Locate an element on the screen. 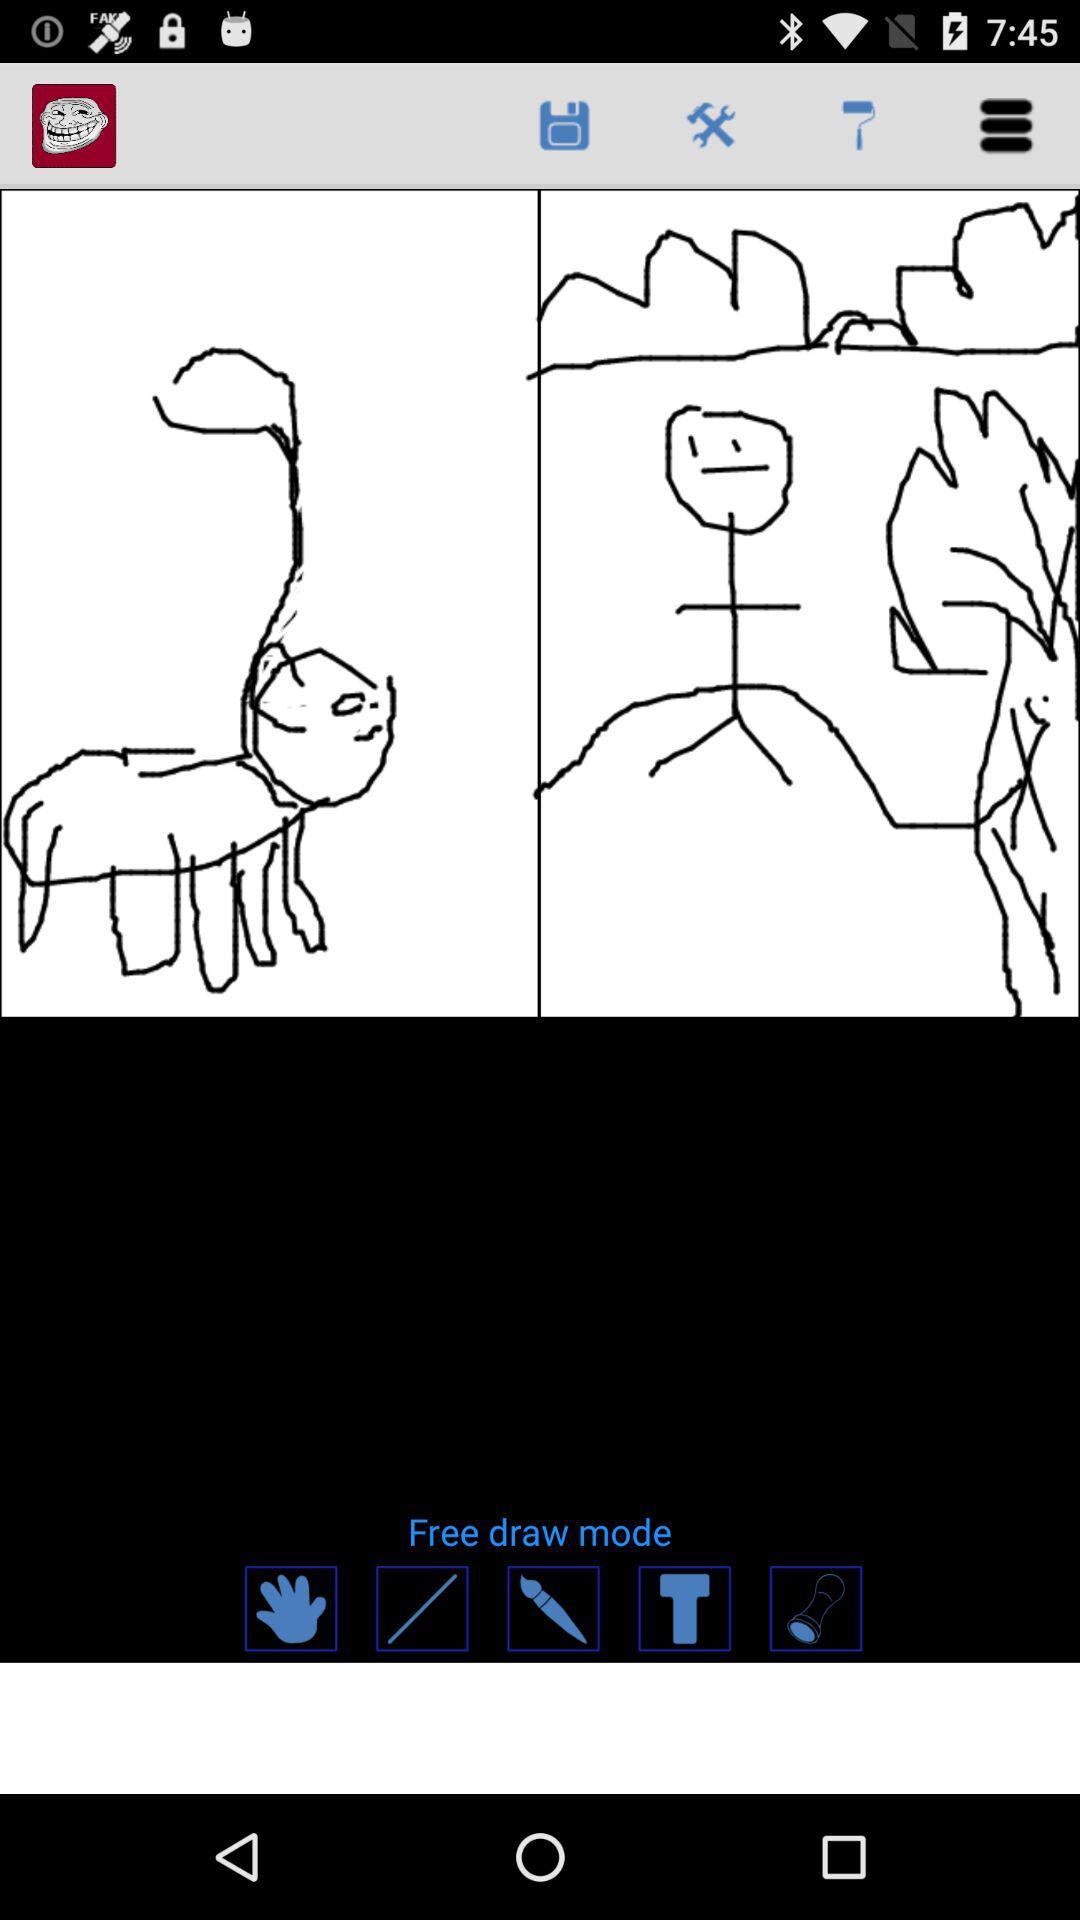 The height and width of the screenshot is (1920, 1080). line is located at coordinates (420, 1608).